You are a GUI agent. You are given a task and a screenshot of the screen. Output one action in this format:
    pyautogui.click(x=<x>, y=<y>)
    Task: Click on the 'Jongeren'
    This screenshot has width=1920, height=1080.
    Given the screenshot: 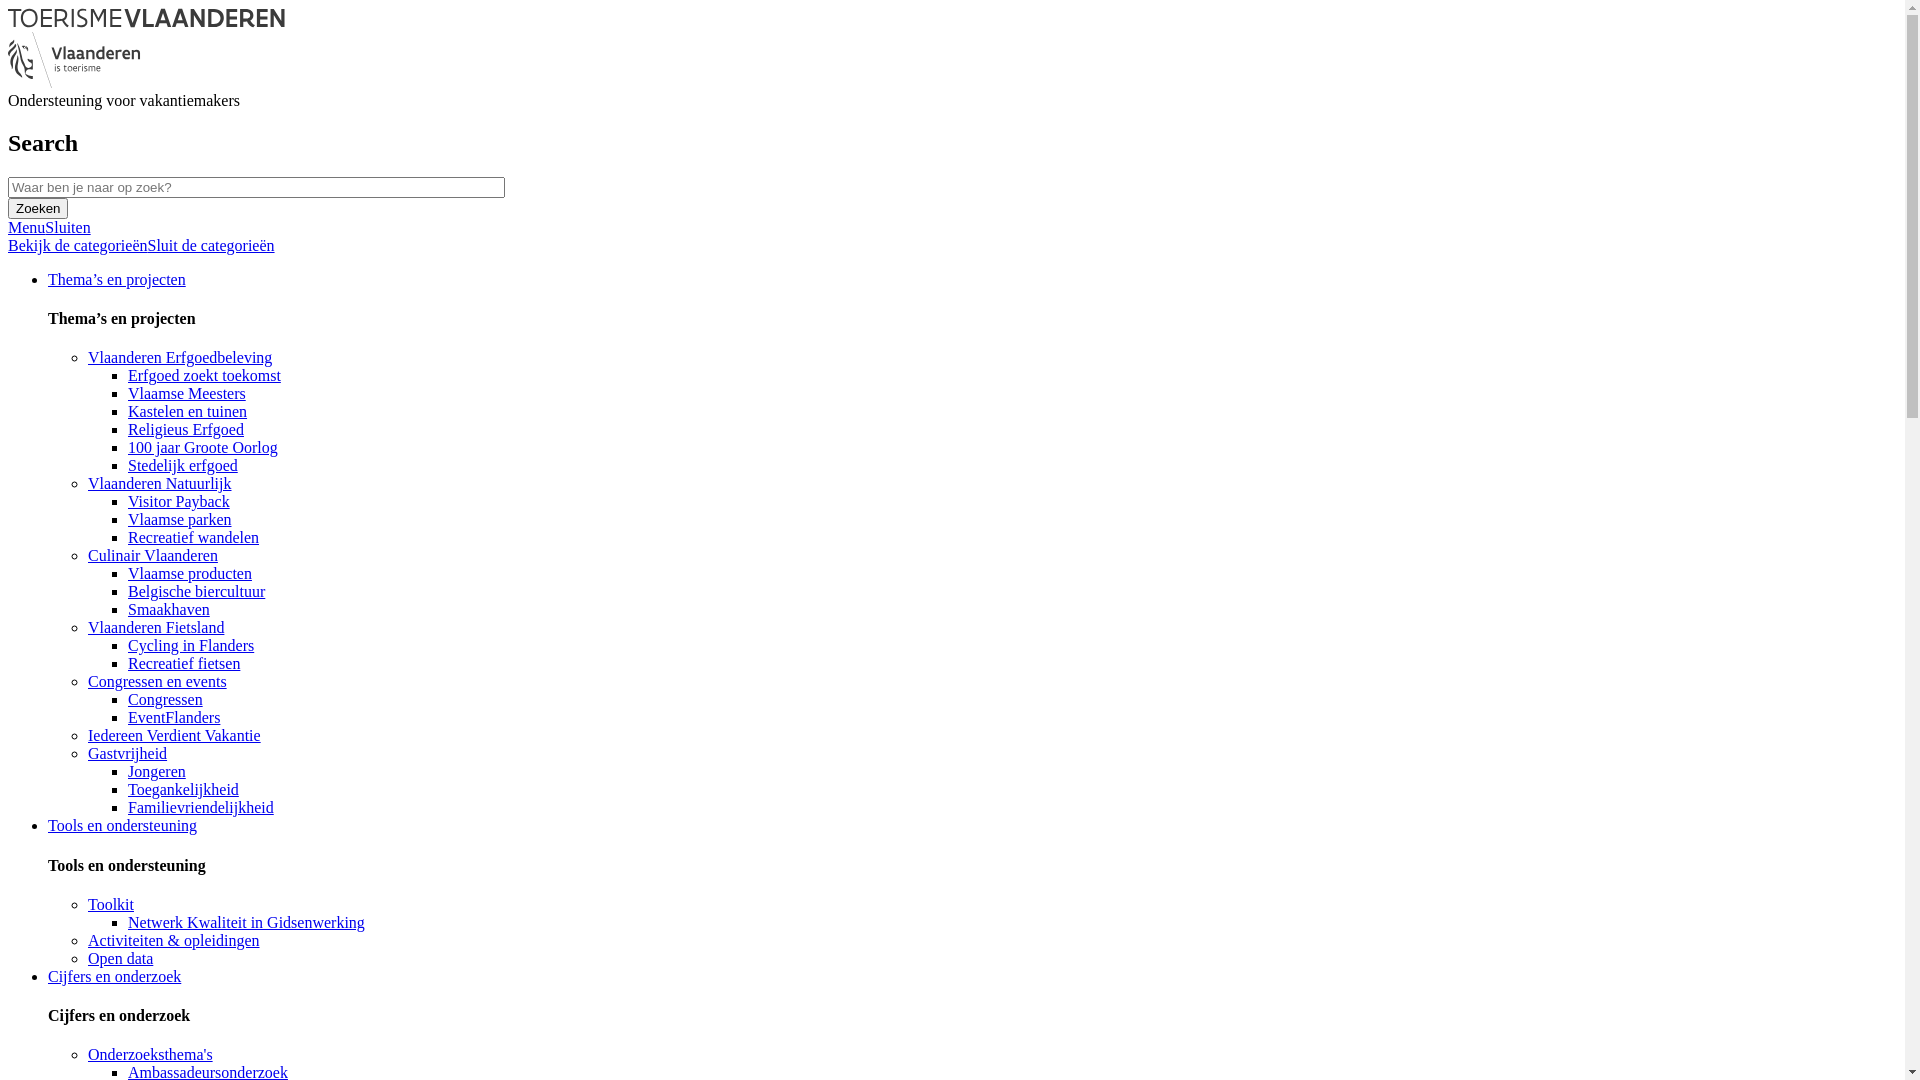 What is the action you would take?
    pyautogui.click(x=156, y=770)
    